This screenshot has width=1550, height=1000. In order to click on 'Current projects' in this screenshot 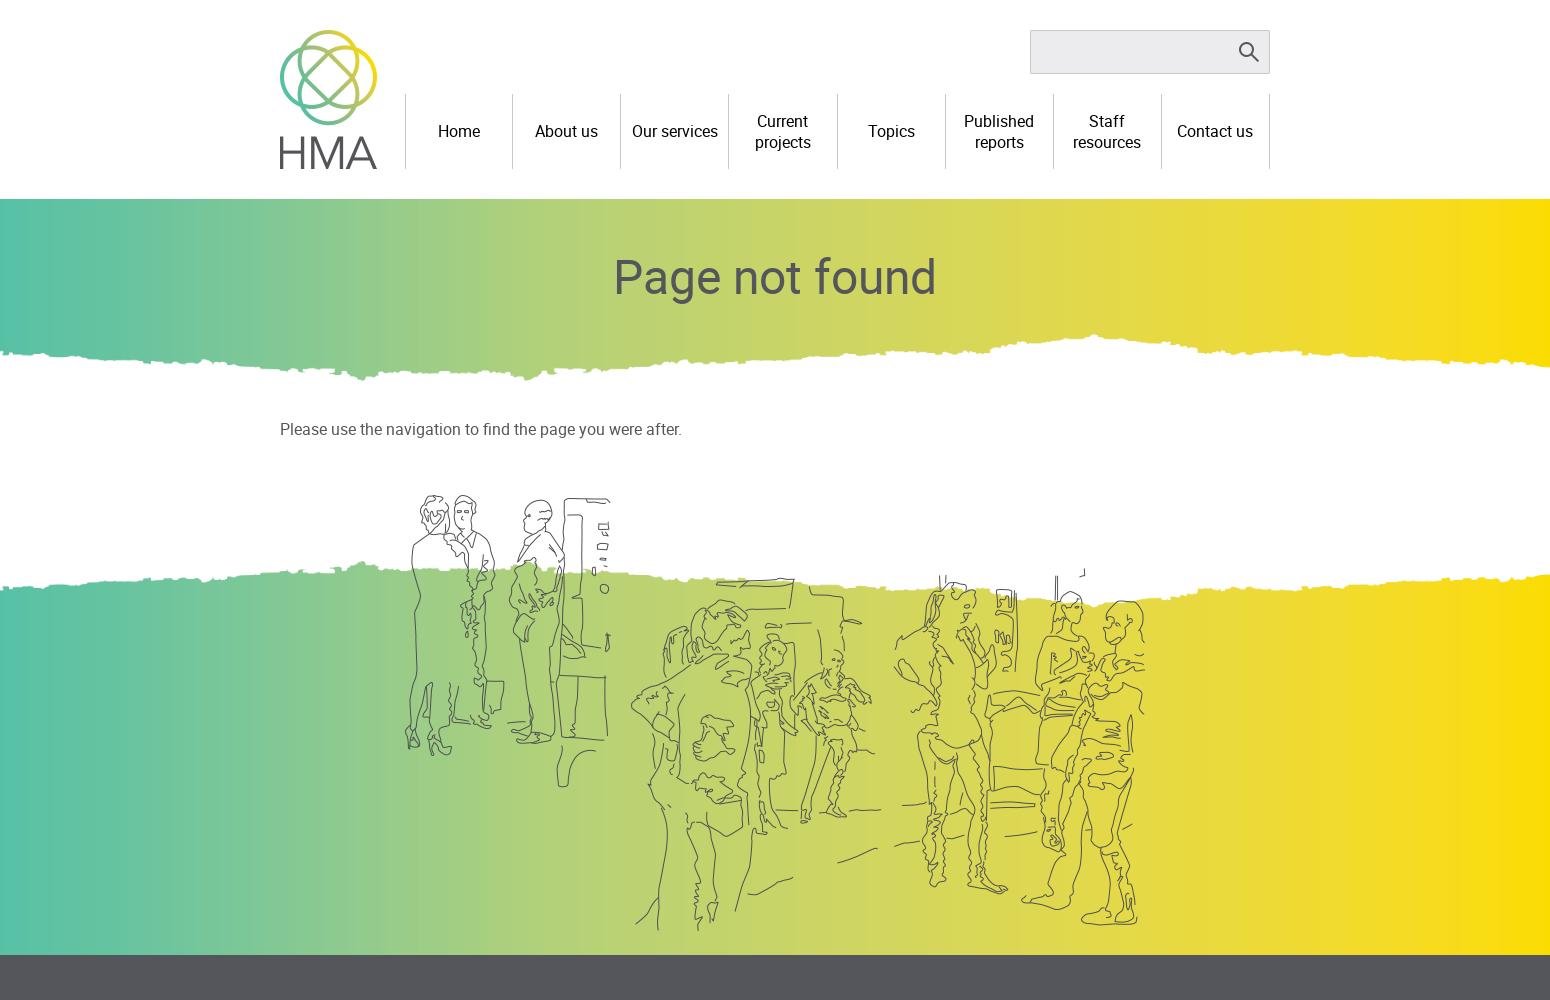, I will do `click(780, 130)`.